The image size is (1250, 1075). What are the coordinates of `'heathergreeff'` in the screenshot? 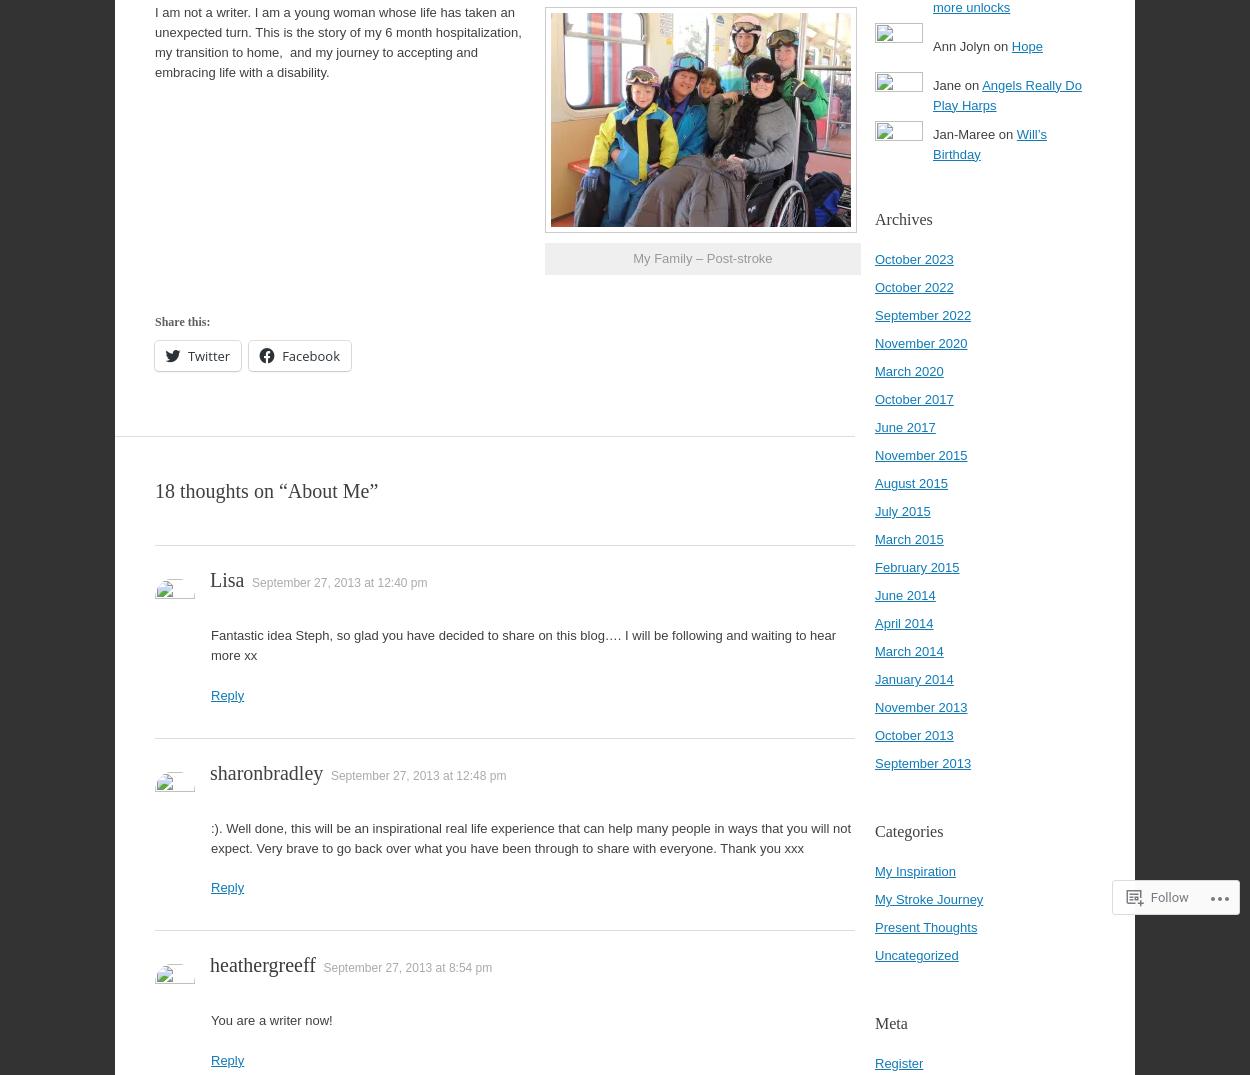 It's located at (262, 965).